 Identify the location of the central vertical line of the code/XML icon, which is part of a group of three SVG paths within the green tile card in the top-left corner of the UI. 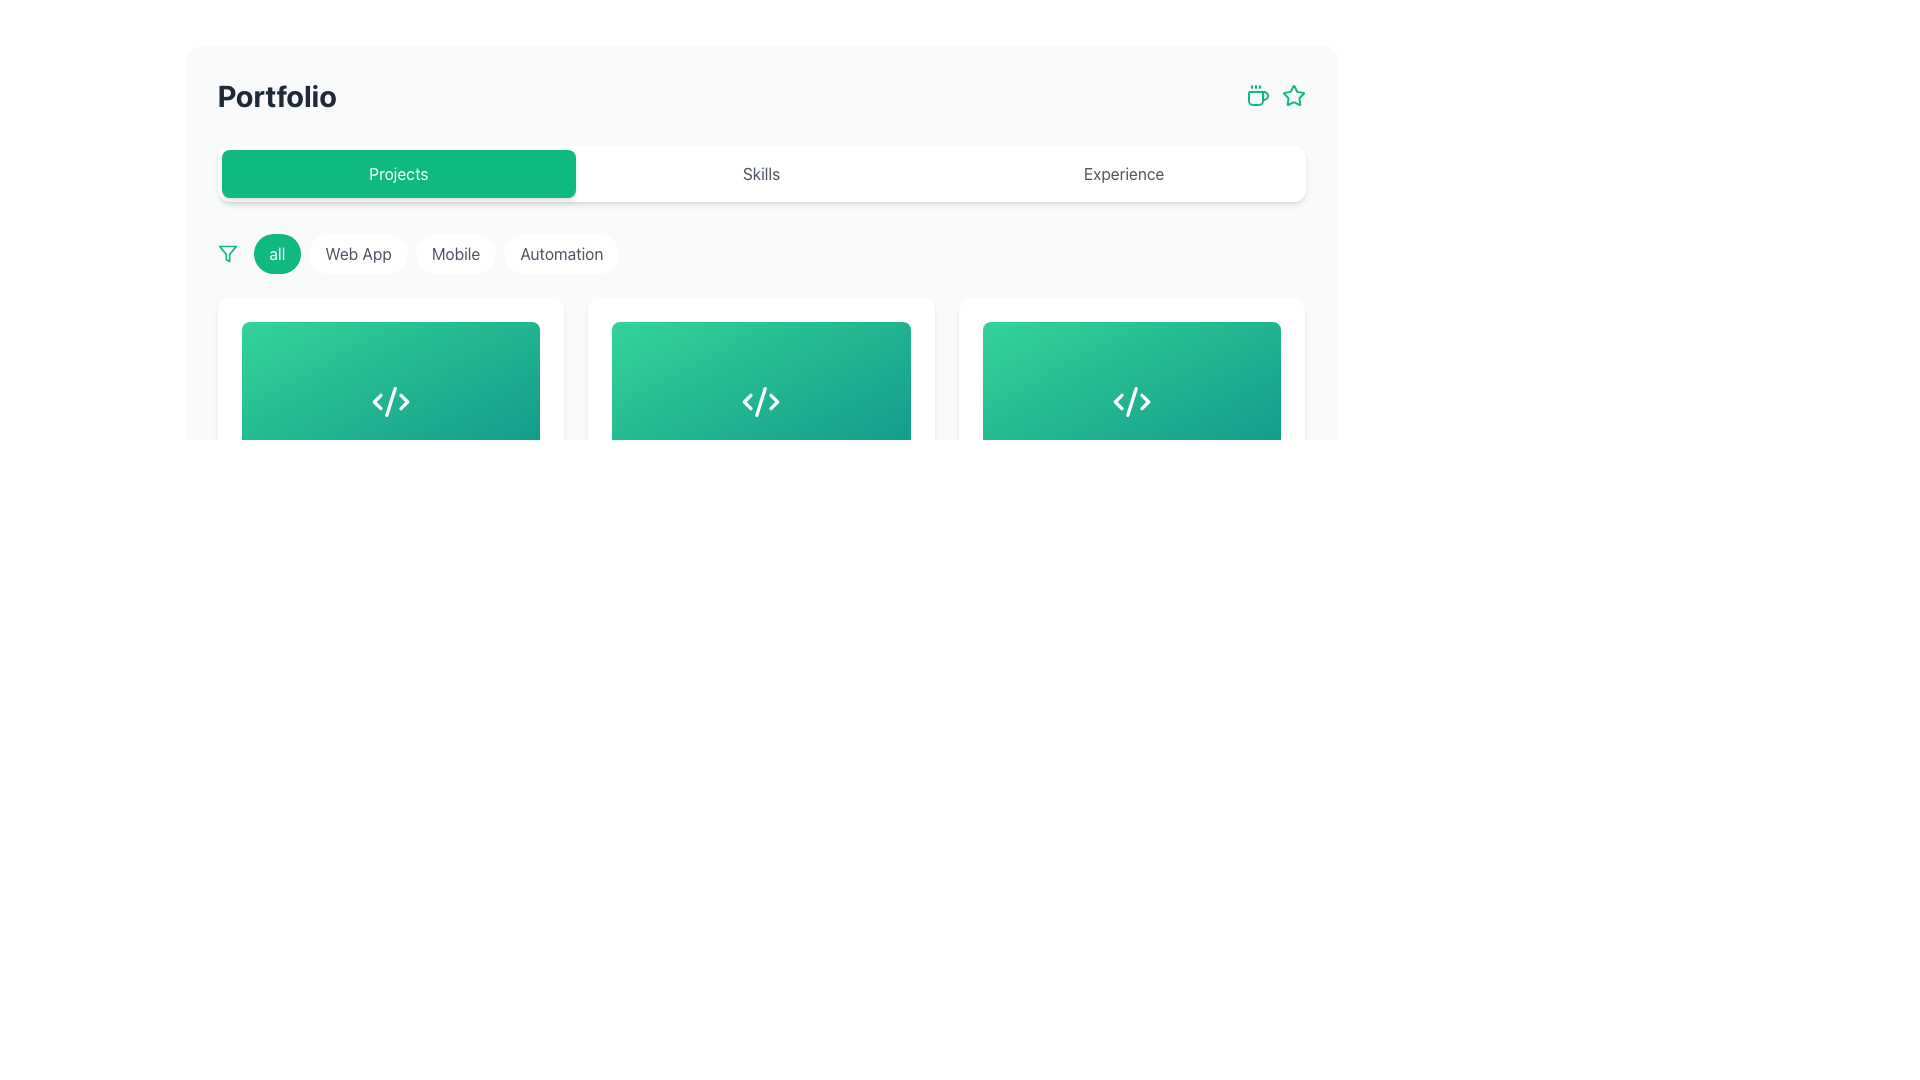
(390, 401).